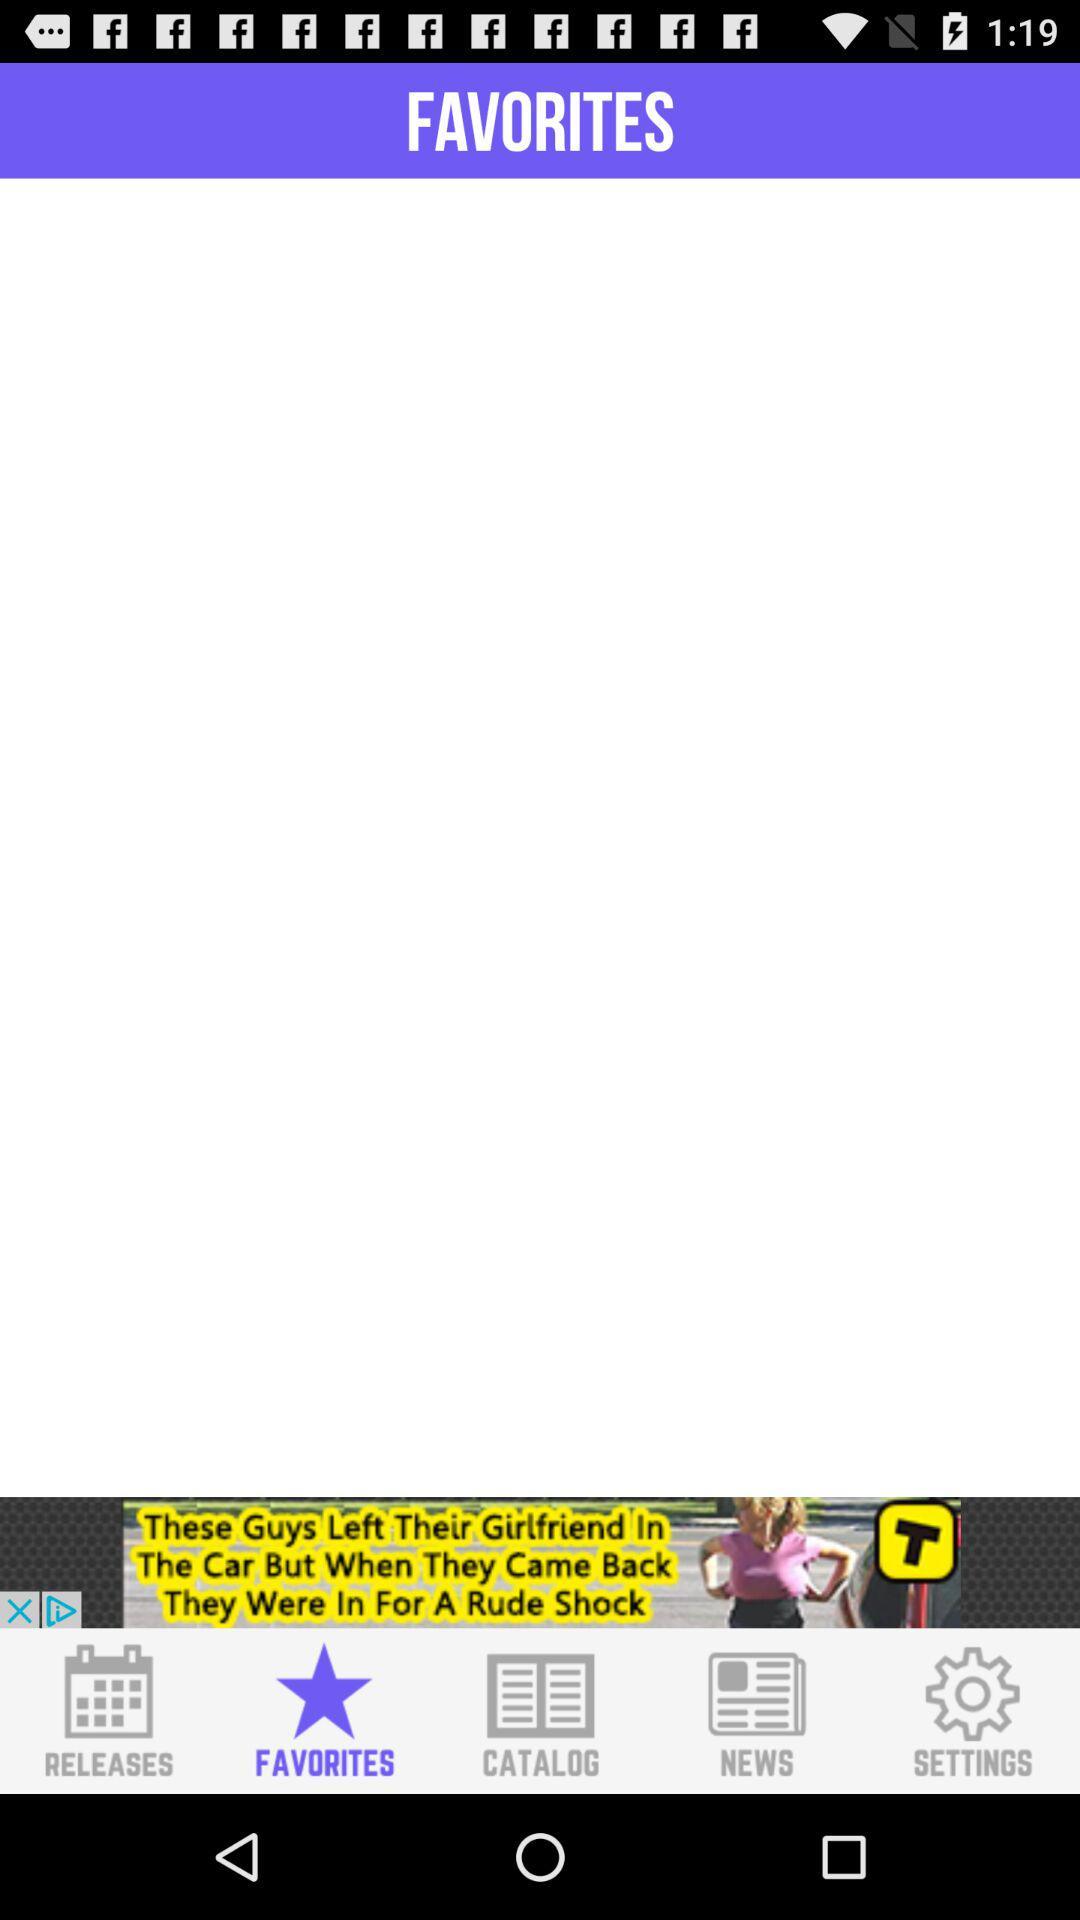 The height and width of the screenshot is (1920, 1080). I want to click on click advertisements, so click(540, 1561).